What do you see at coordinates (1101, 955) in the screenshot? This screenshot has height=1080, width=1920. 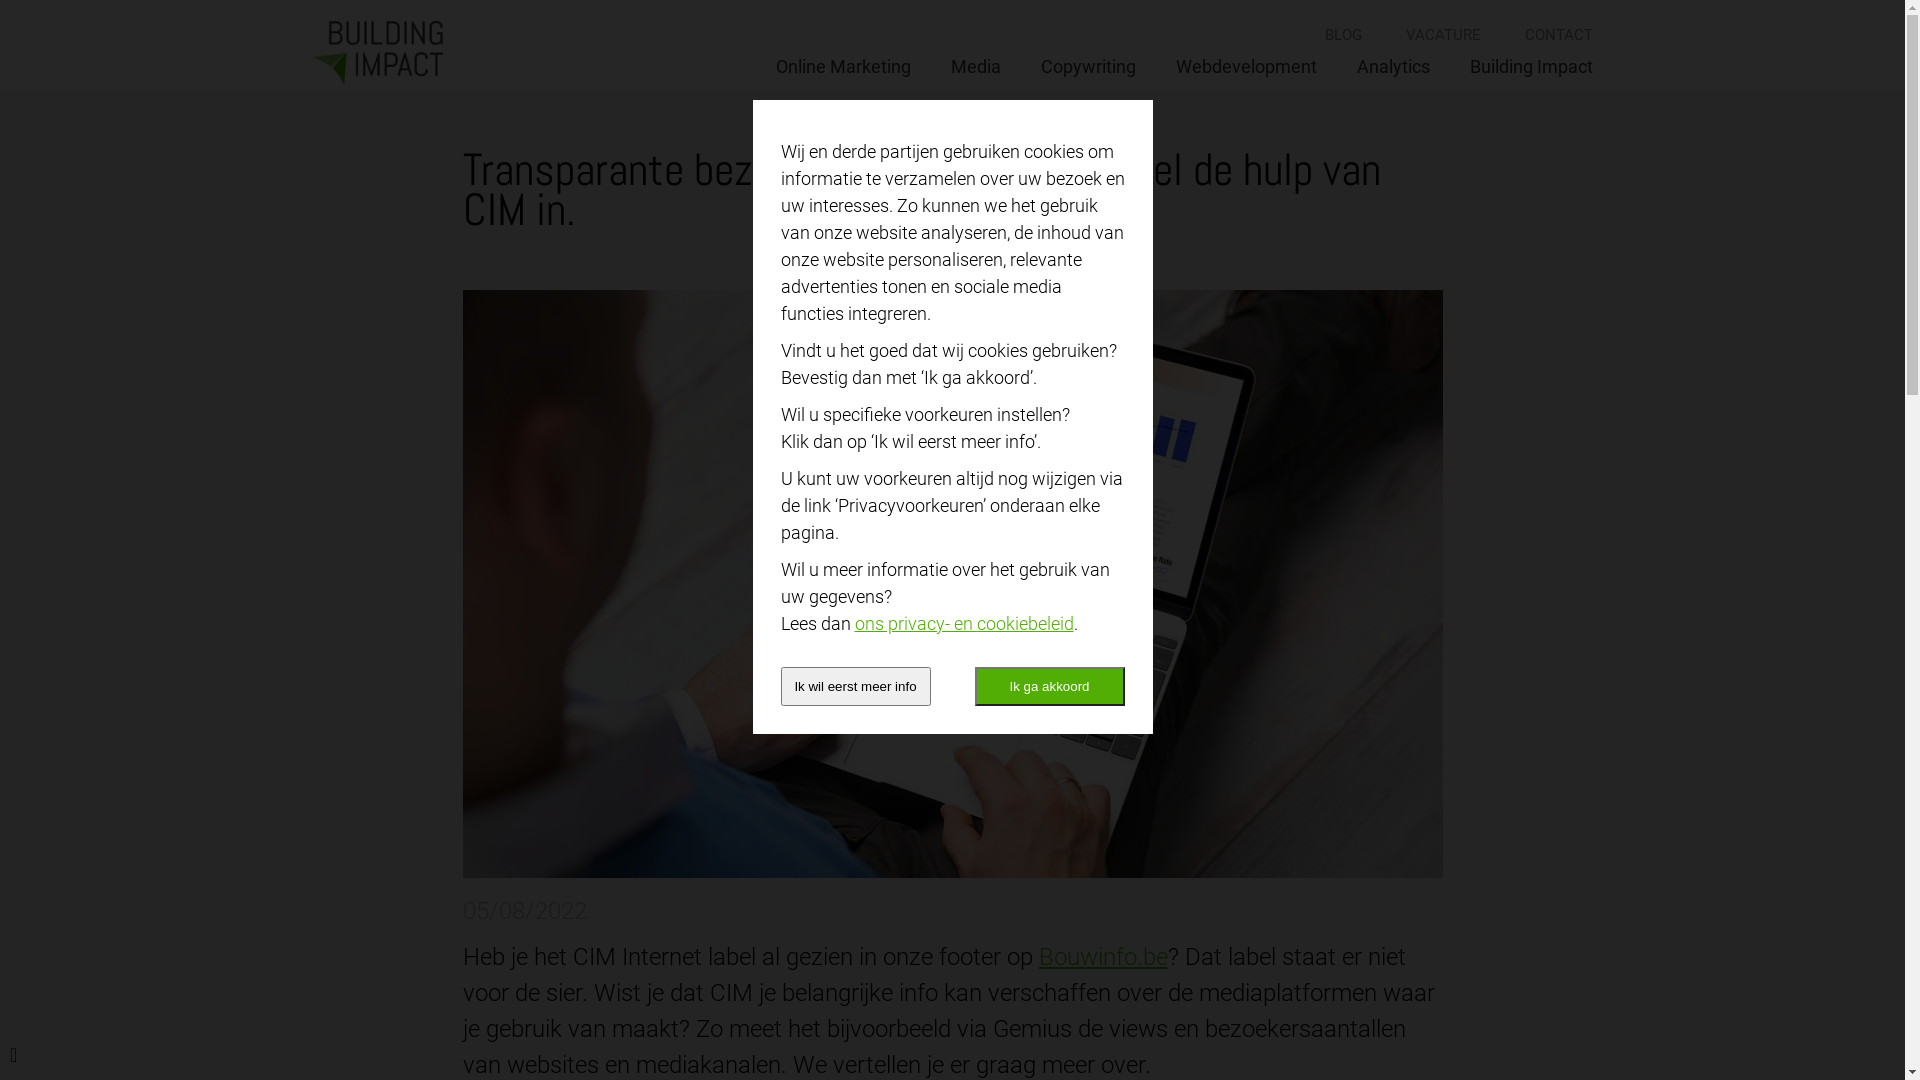 I see `'Bouwinfo.be'` at bounding box center [1101, 955].